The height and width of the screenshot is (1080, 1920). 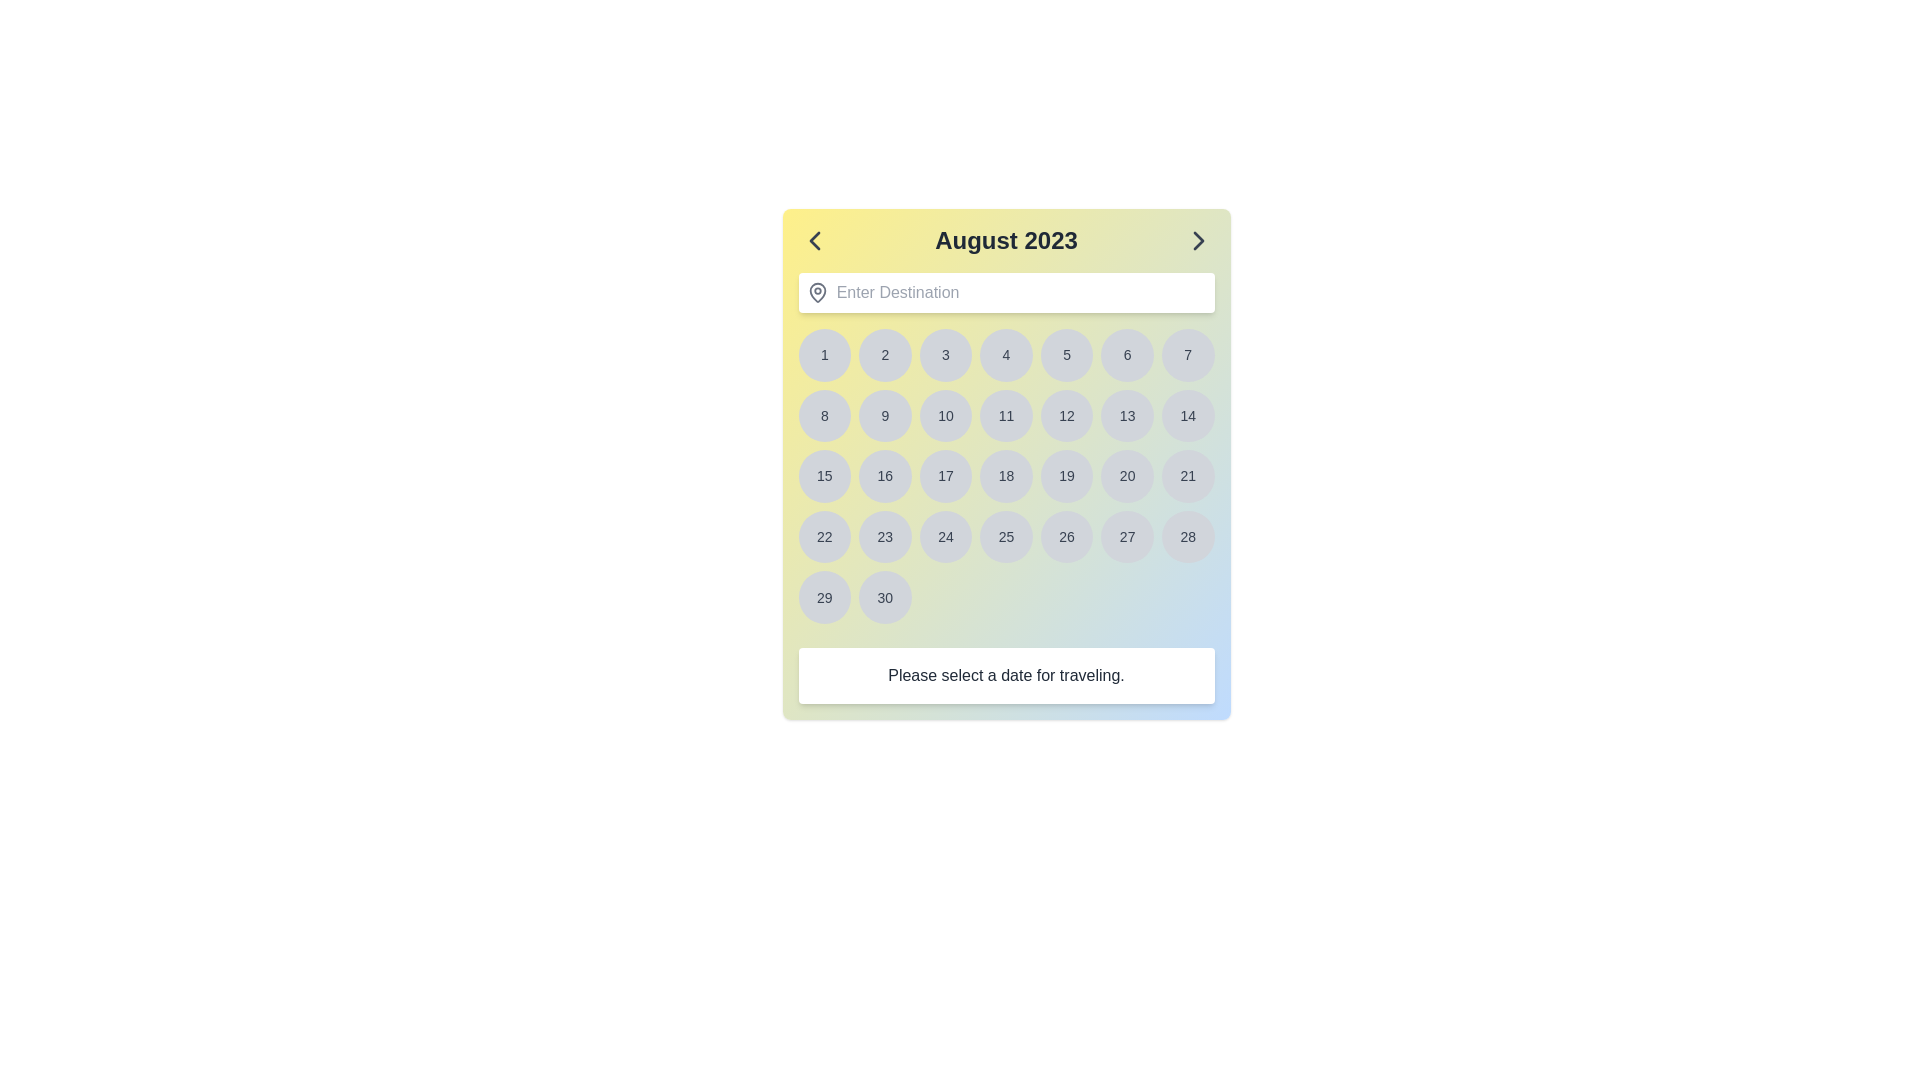 What do you see at coordinates (1066, 354) in the screenshot?
I see `the circular button displaying the number '5'` at bounding box center [1066, 354].